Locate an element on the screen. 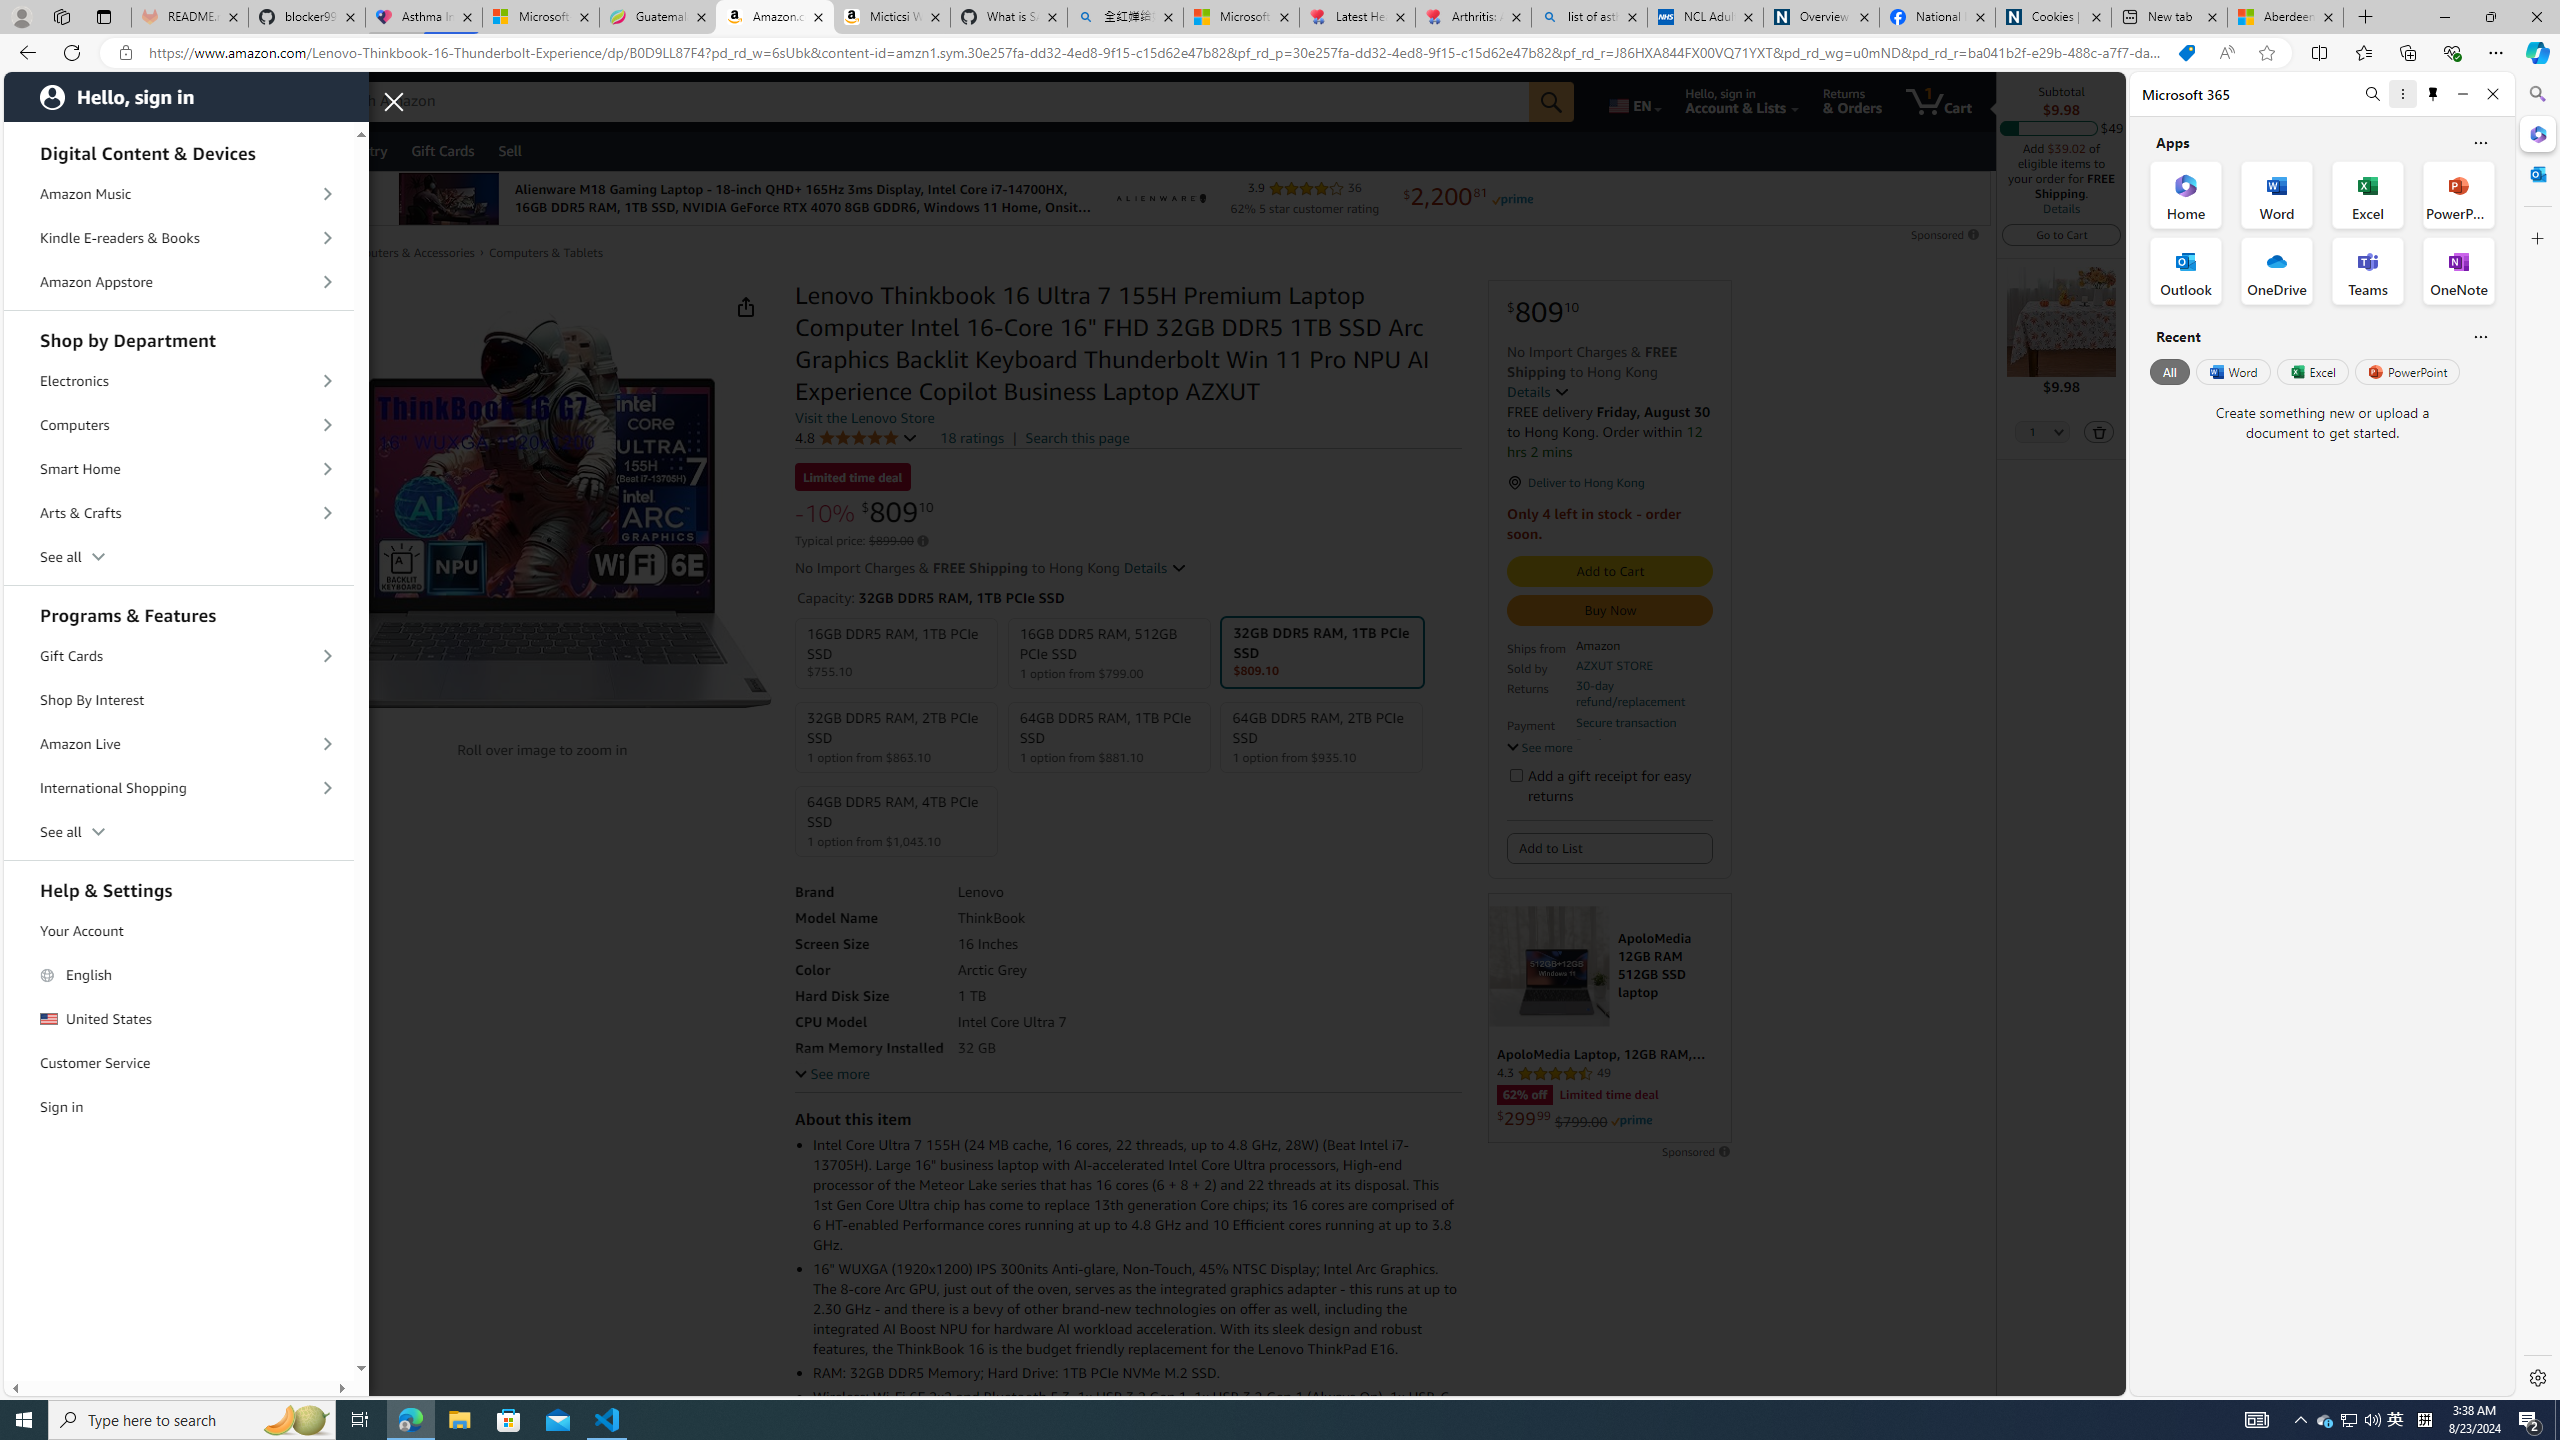 This screenshot has height=1440, width=2560. 'Shop By Interest' is located at coordinates (179, 700).